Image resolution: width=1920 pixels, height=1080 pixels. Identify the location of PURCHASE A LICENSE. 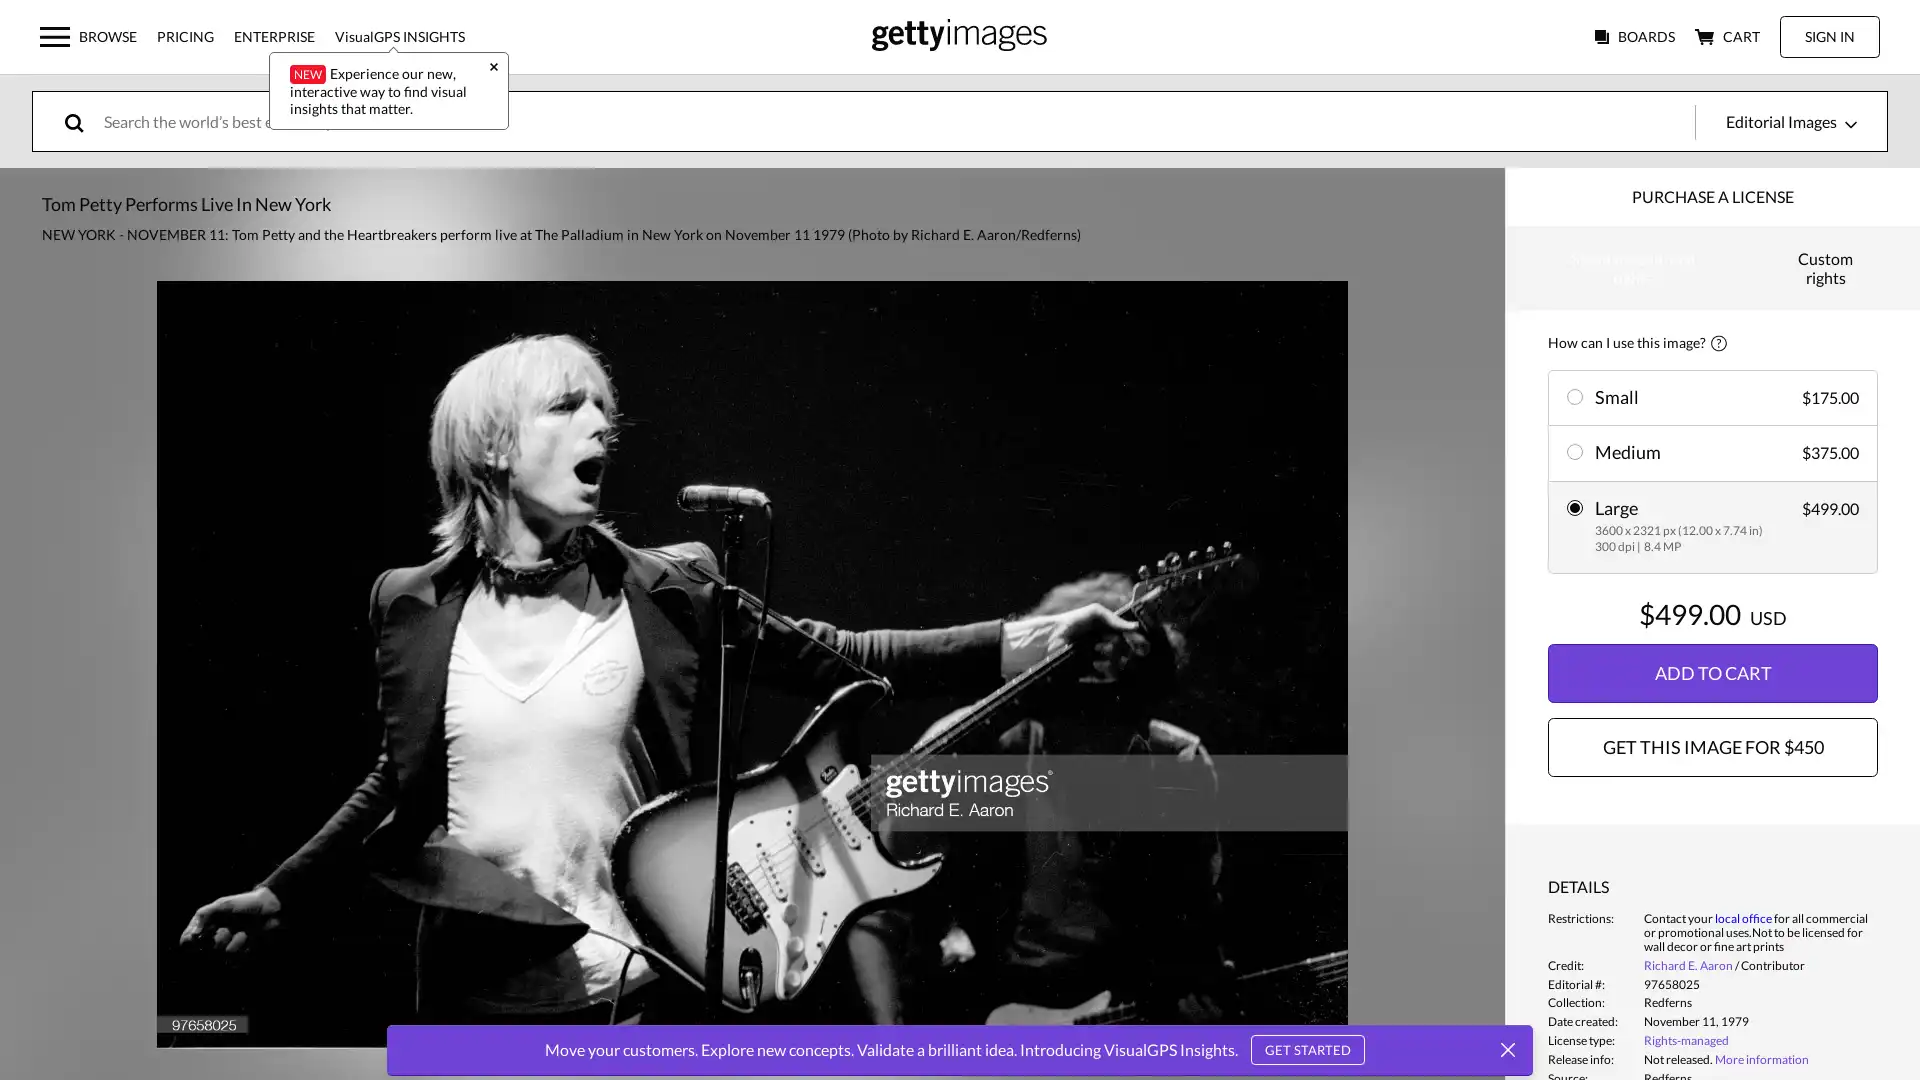
(1712, 196).